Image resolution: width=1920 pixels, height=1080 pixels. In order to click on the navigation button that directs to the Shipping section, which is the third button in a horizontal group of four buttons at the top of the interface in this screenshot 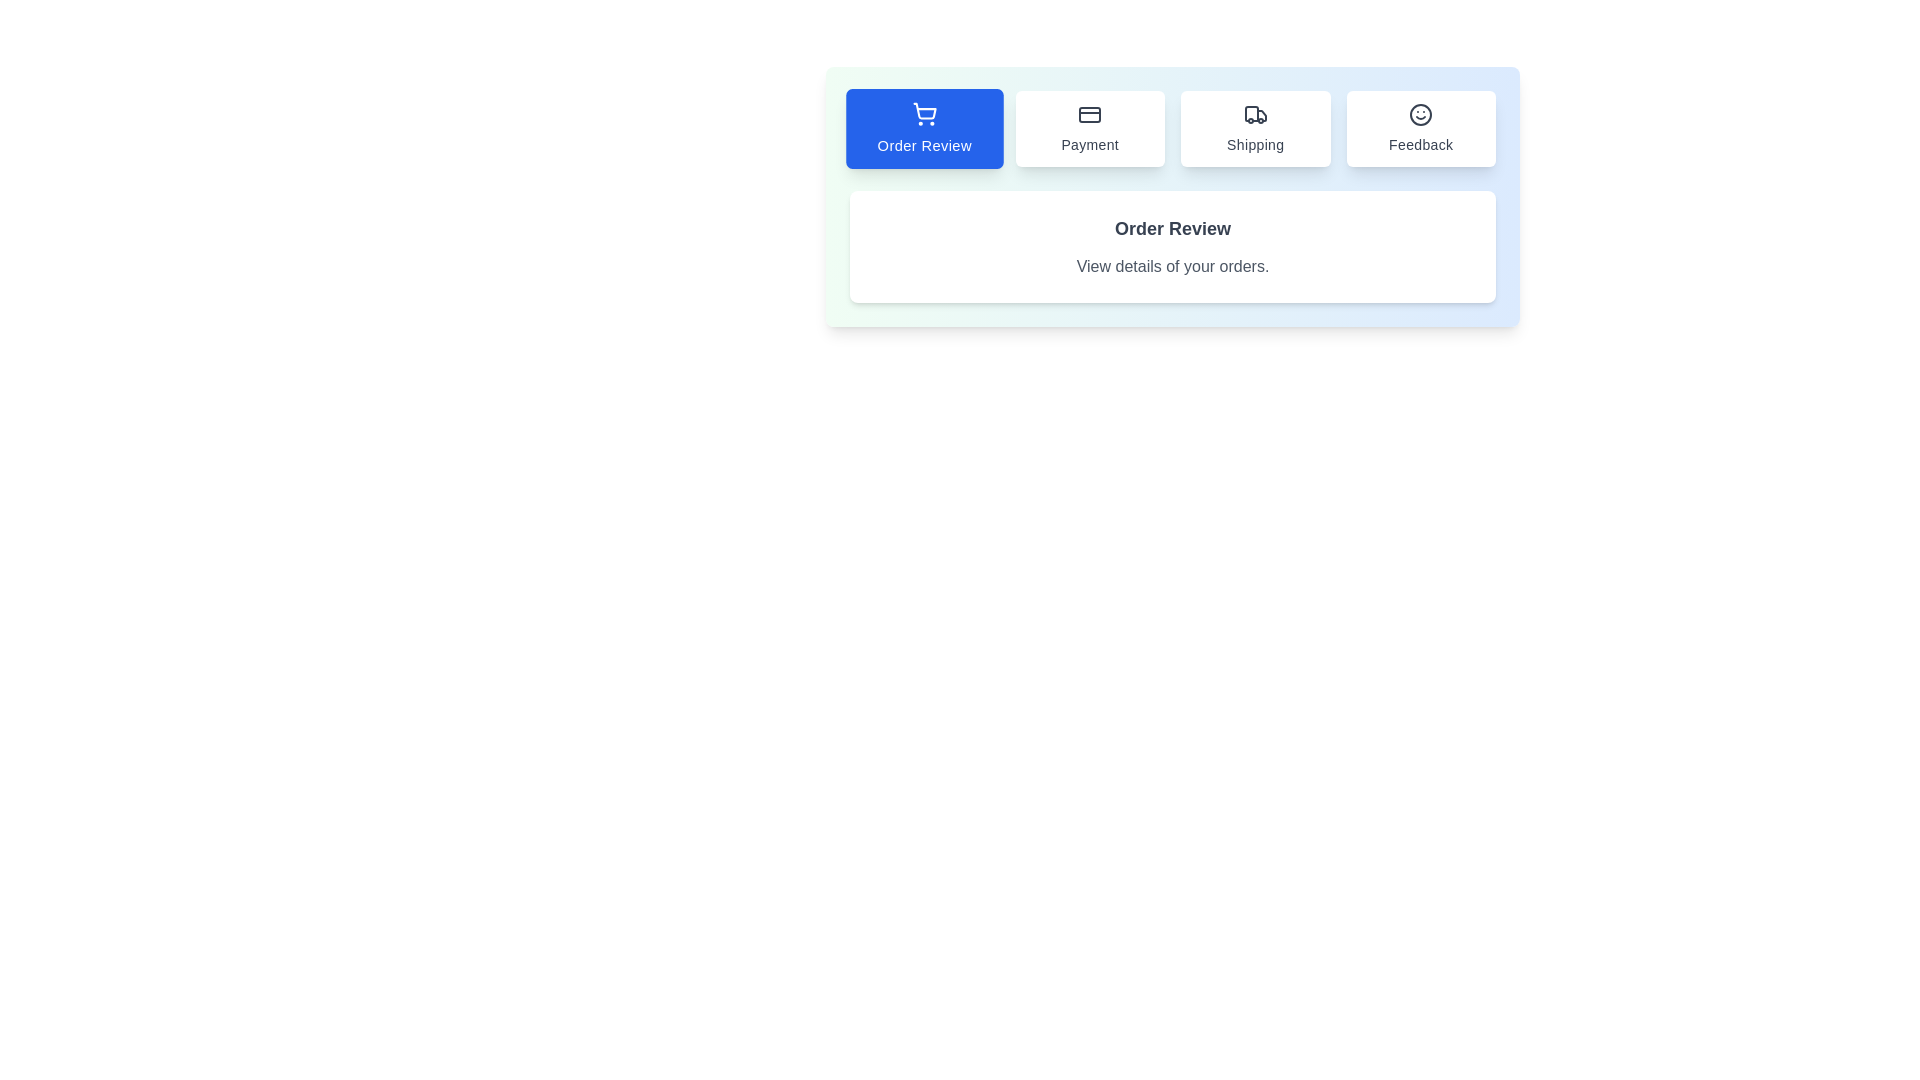, I will do `click(1254, 128)`.